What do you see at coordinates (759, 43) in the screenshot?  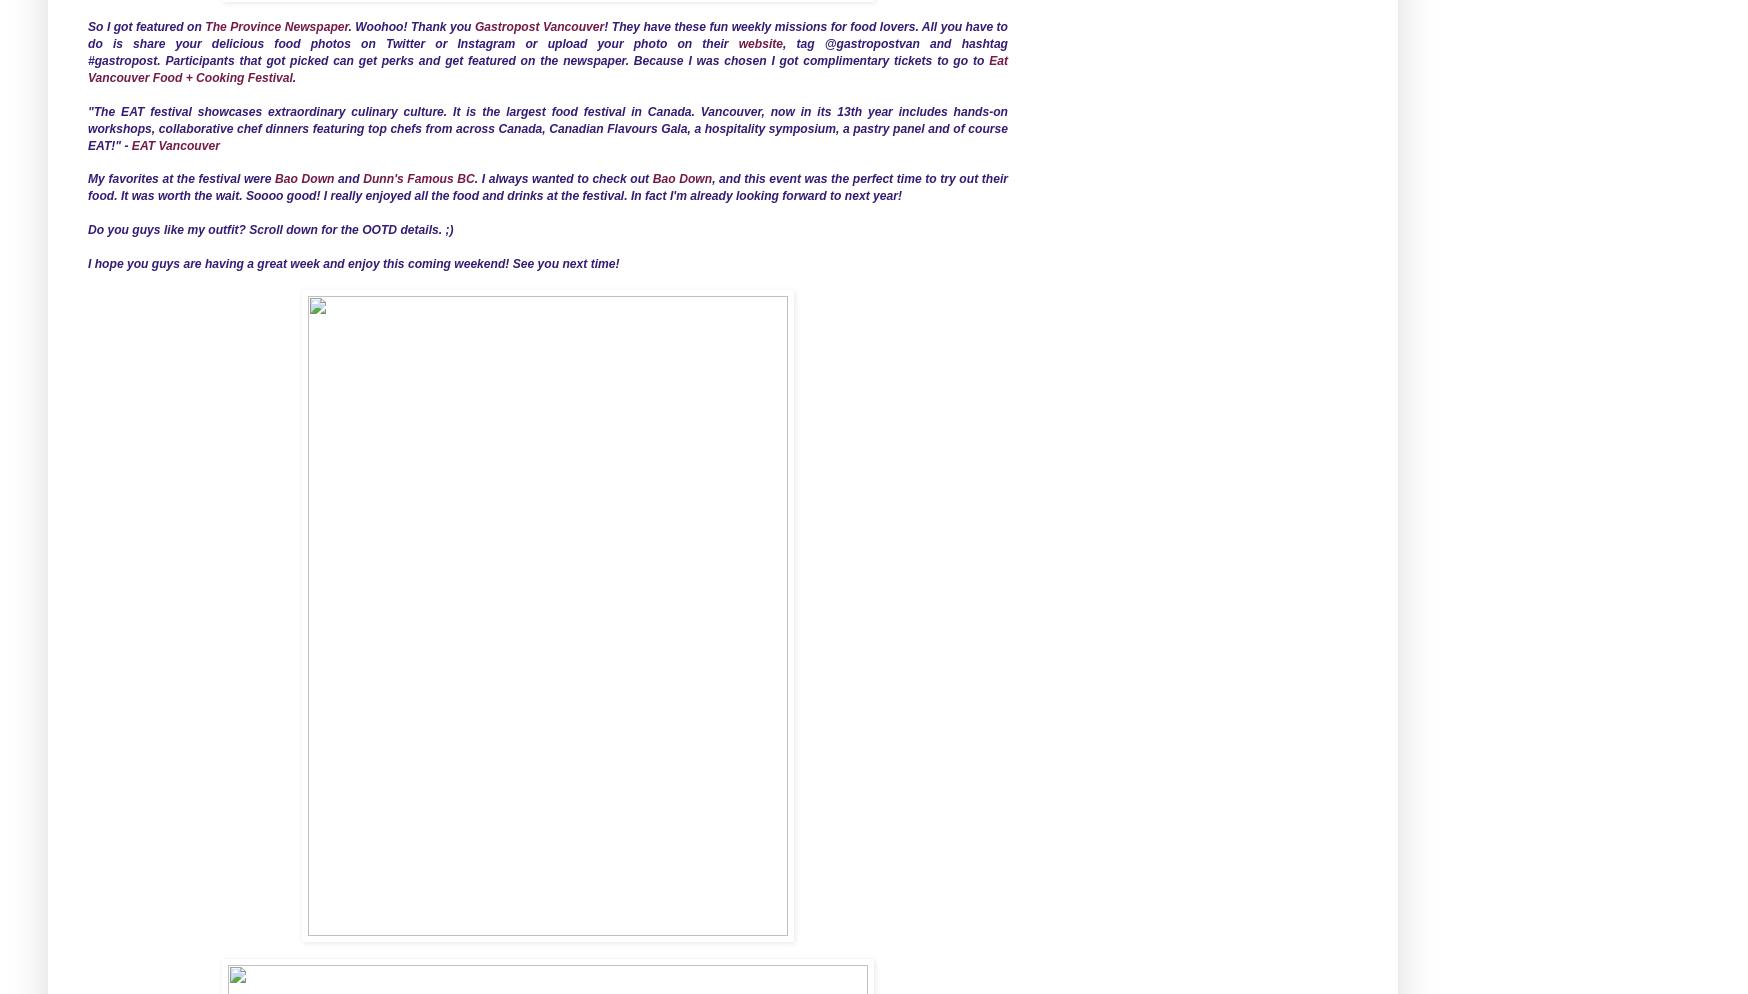 I see `'website'` at bounding box center [759, 43].